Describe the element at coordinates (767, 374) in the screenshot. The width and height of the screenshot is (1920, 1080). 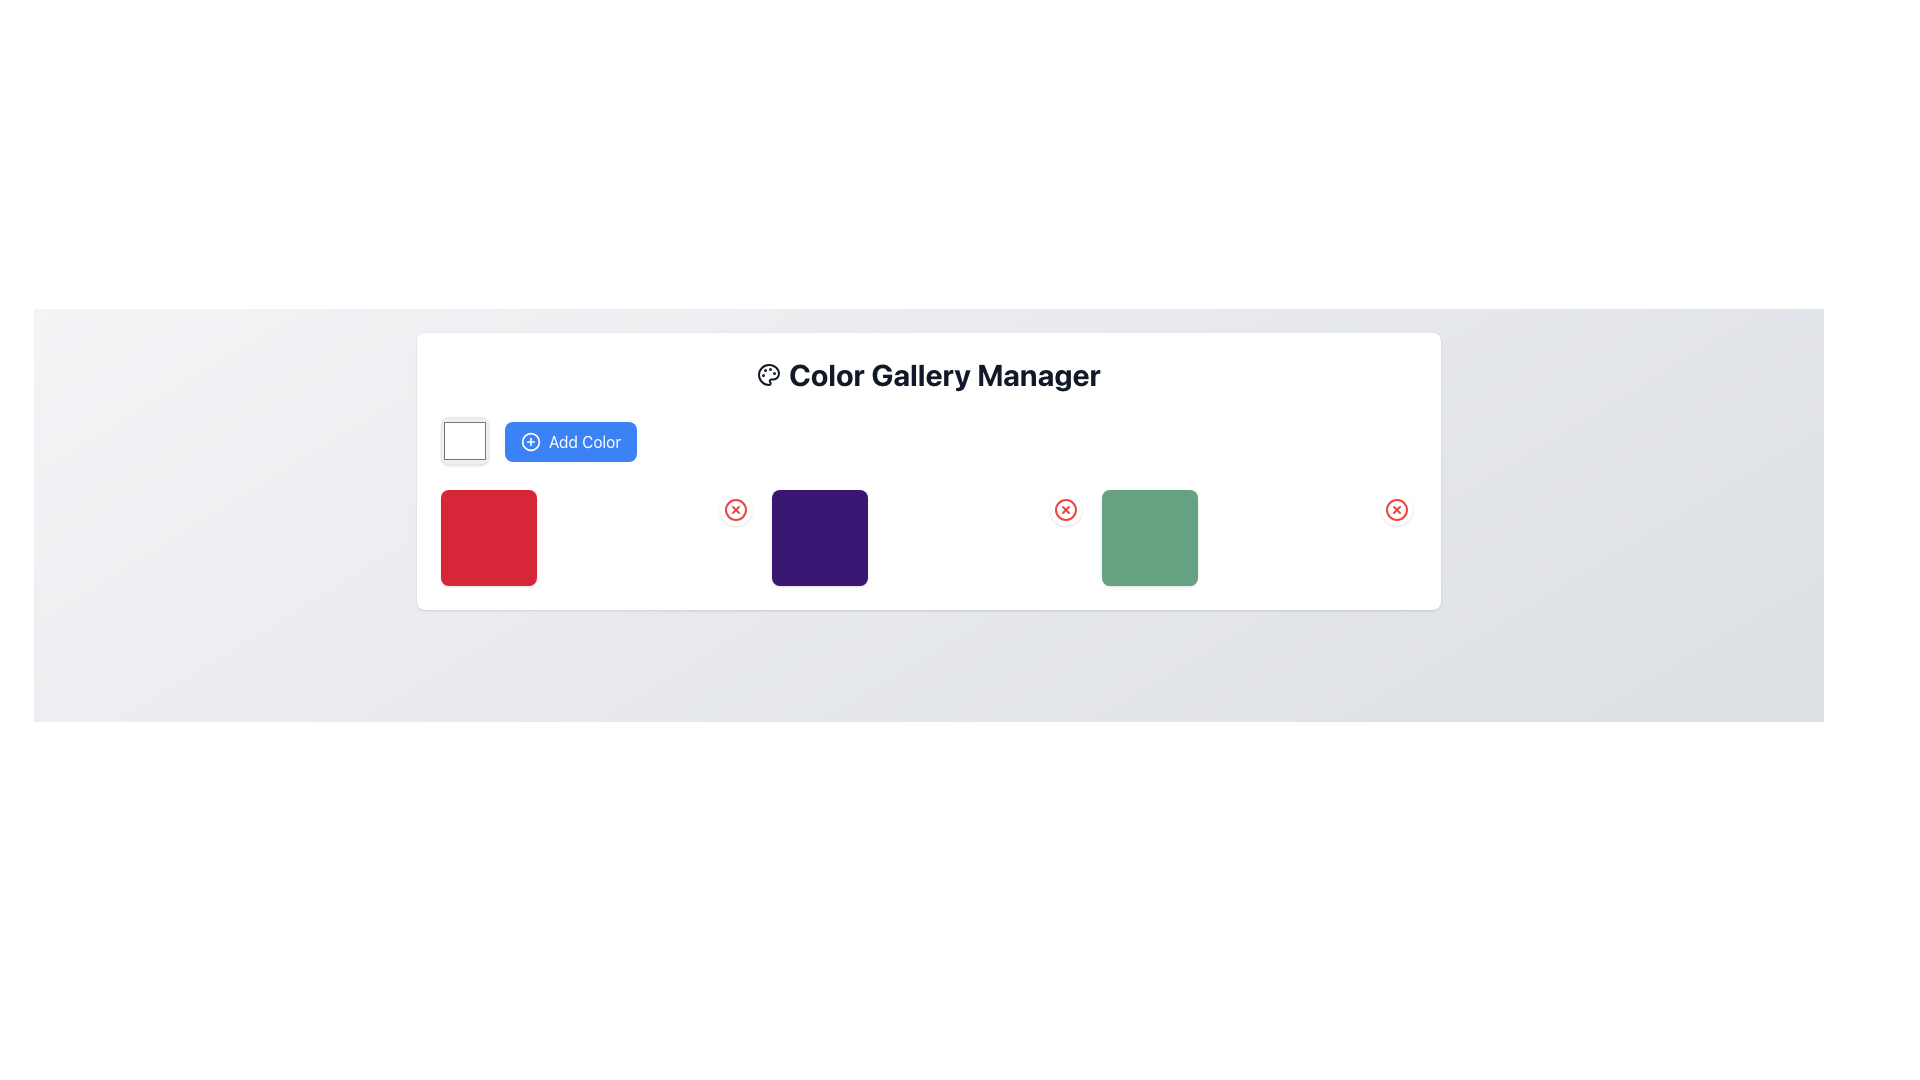
I see `the compact graphic icon resembling a painter's palette, positioned to the left of the 'Color Gallery Manager' heading` at that location.